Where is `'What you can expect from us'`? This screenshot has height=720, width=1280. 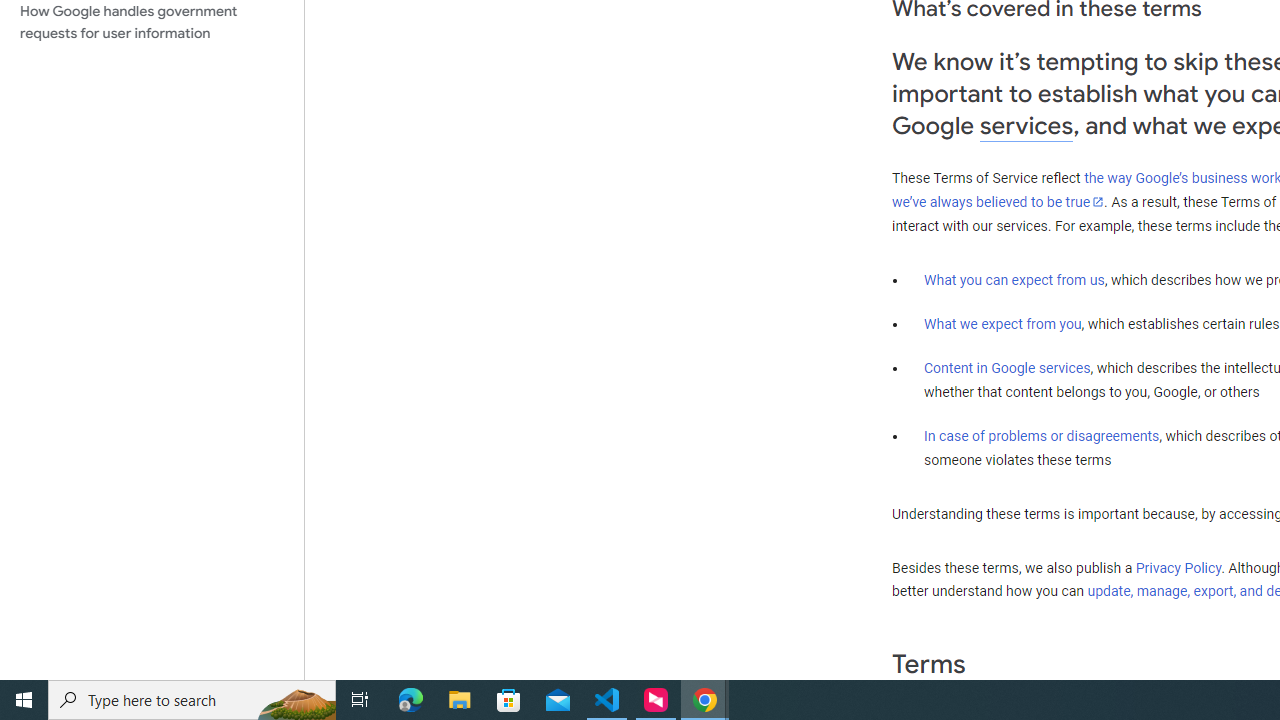
'What you can expect from us' is located at coordinates (1014, 279).